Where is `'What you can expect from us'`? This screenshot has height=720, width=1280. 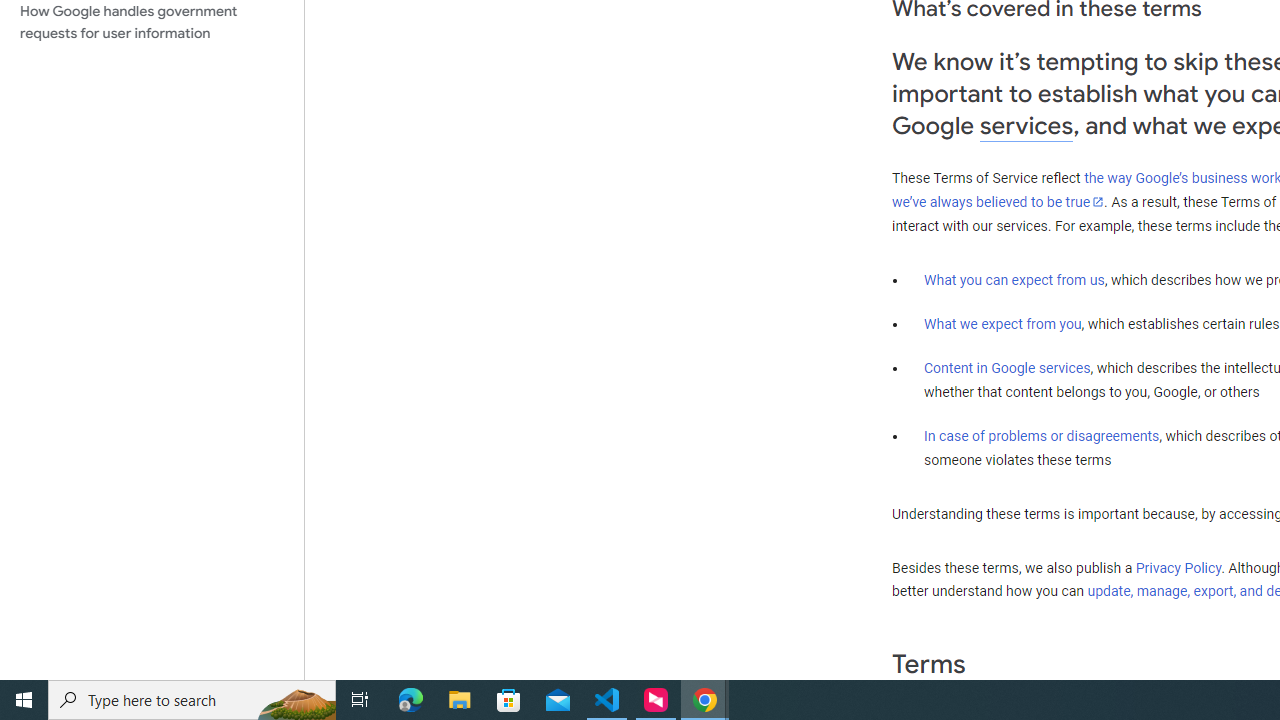
'What you can expect from us' is located at coordinates (1014, 279).